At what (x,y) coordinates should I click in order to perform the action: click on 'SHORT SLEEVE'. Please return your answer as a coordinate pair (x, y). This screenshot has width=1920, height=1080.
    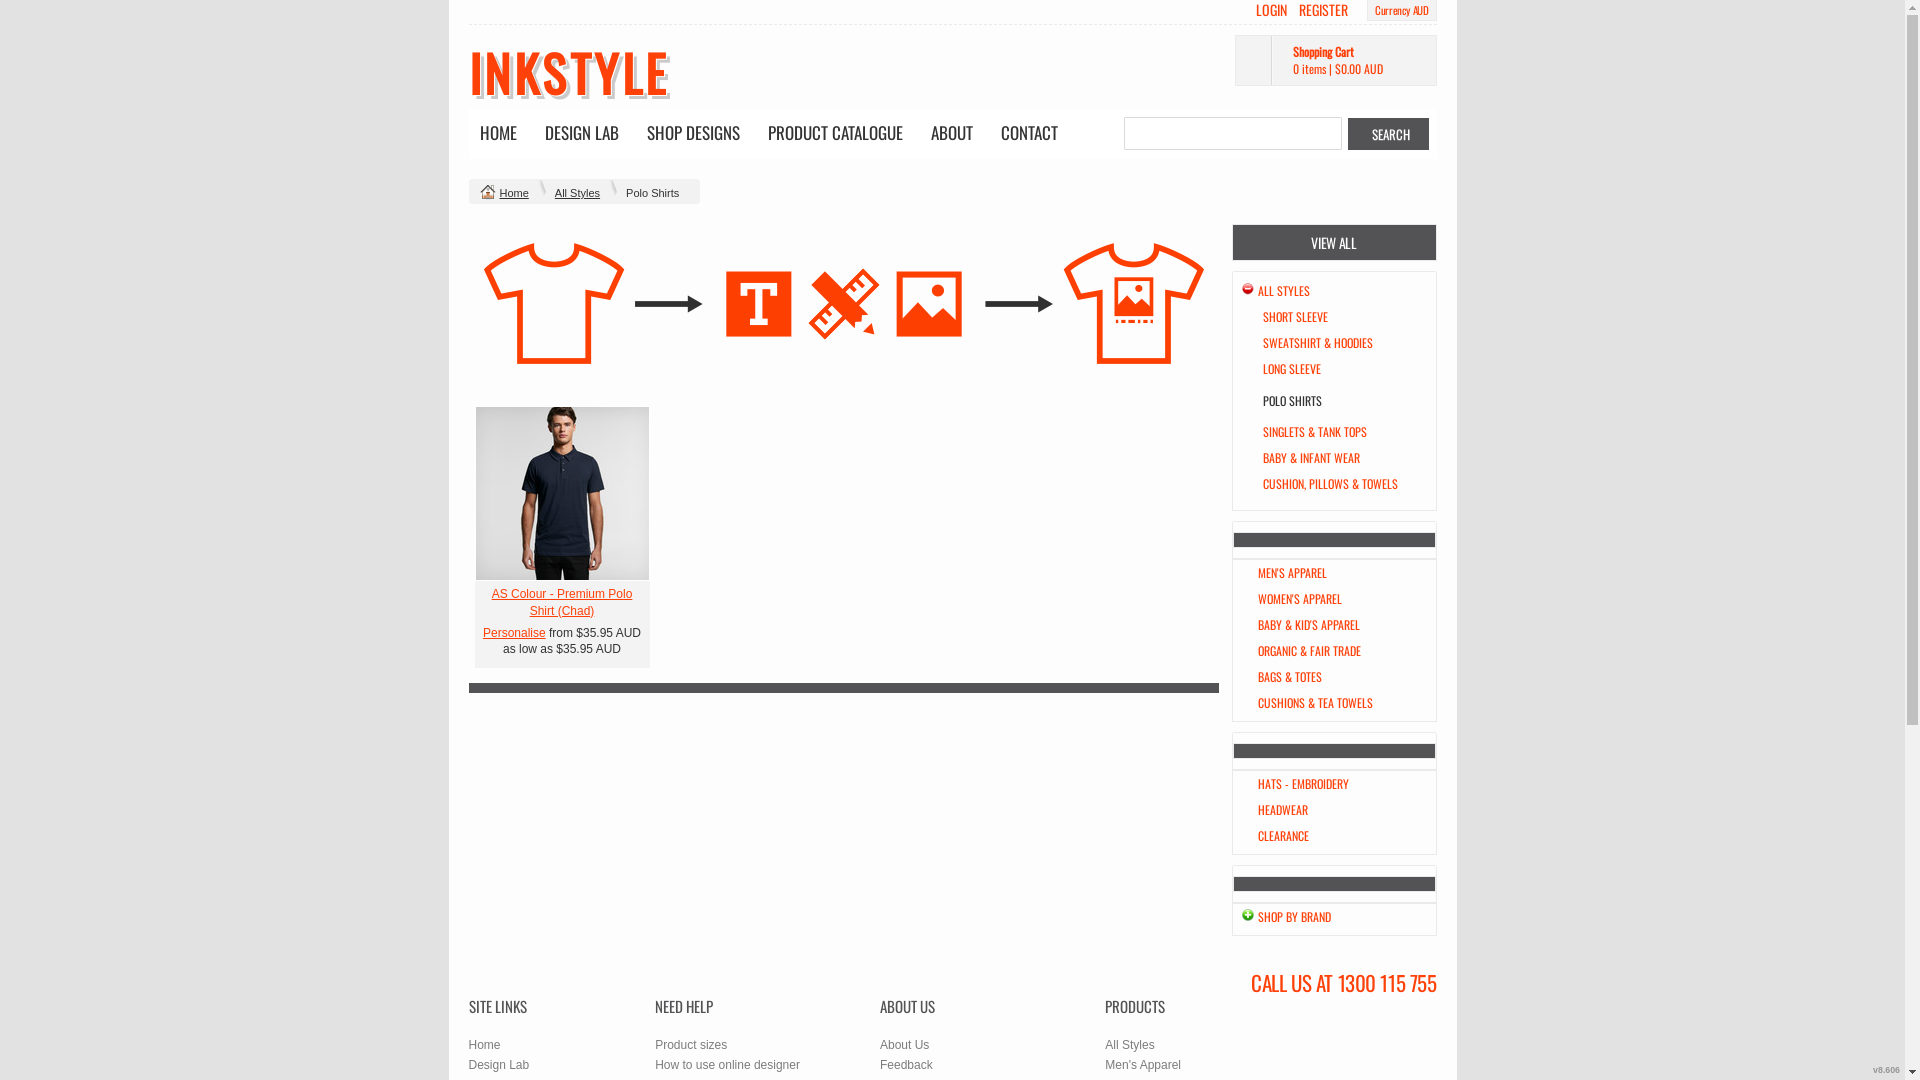
    Looking at the image, I should click on (1261, 315).